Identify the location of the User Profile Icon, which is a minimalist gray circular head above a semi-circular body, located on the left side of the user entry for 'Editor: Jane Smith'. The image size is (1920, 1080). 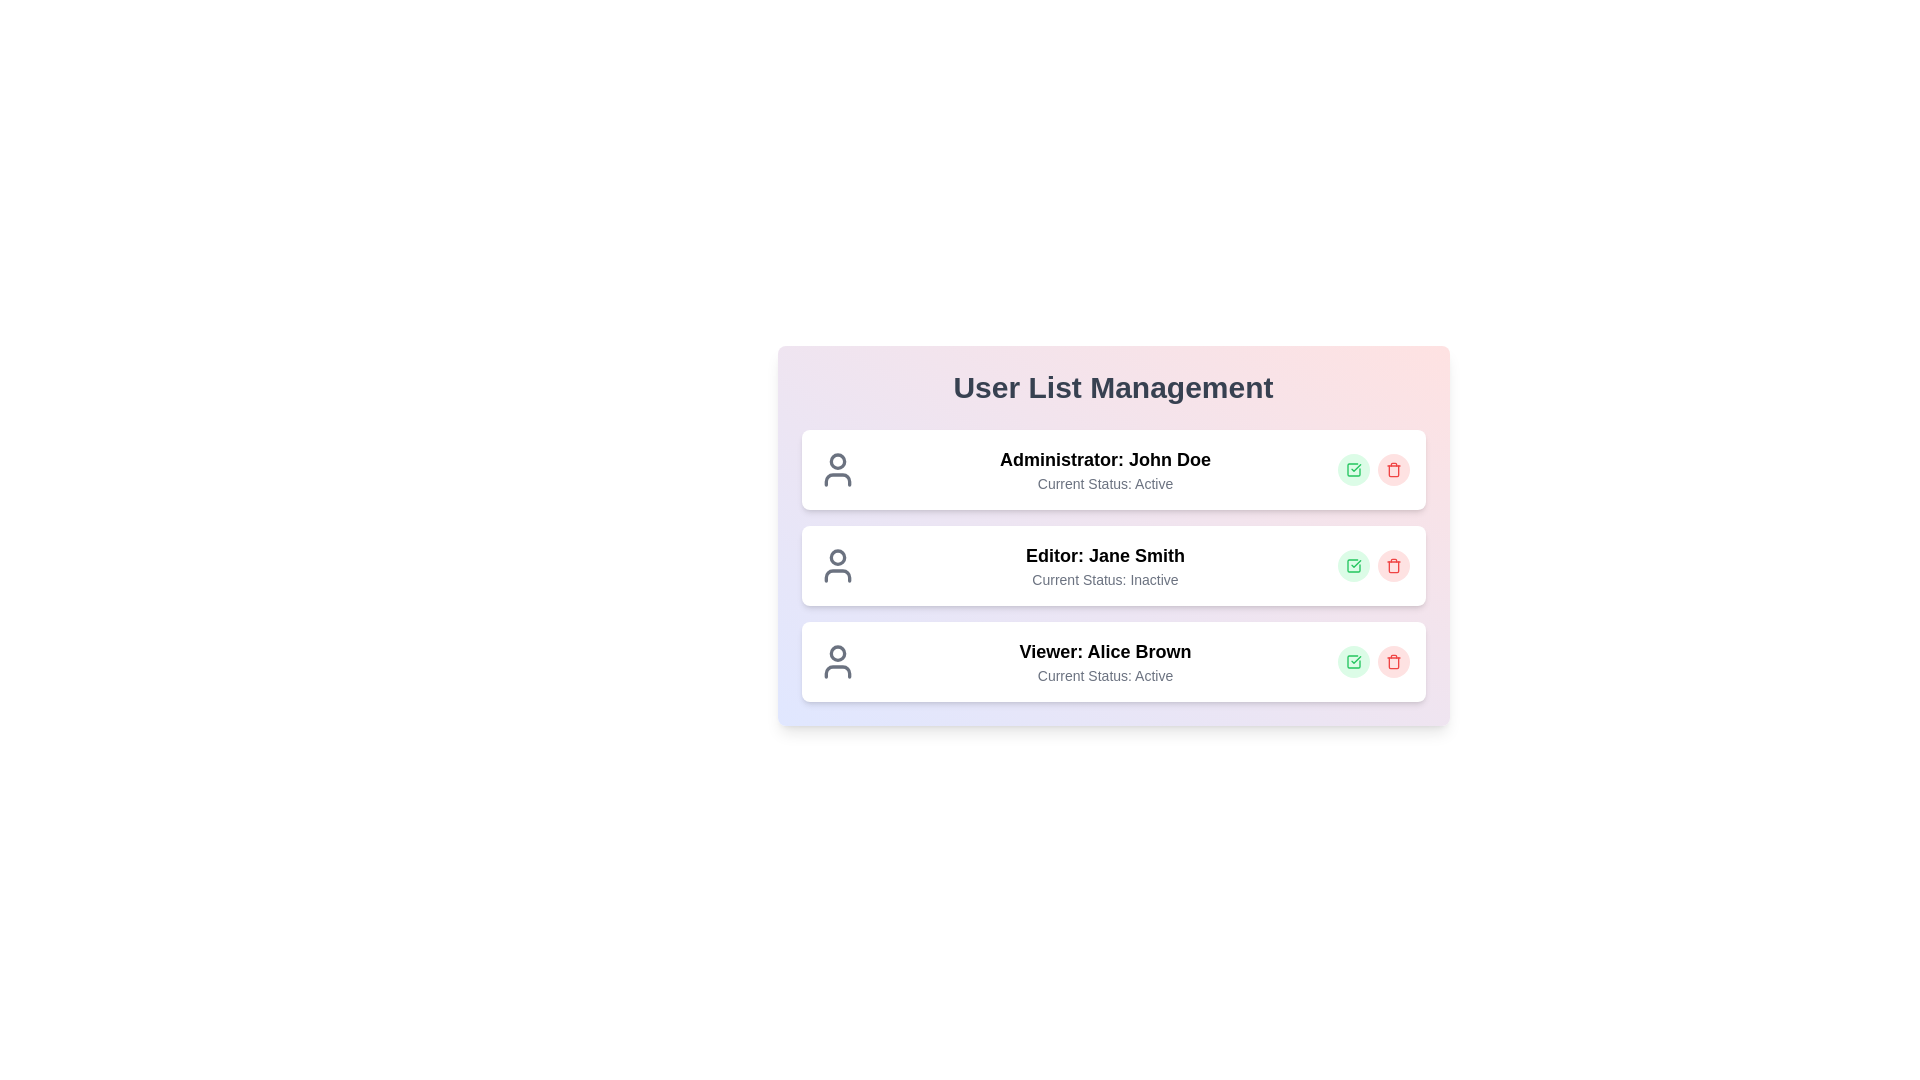
(837, 566).